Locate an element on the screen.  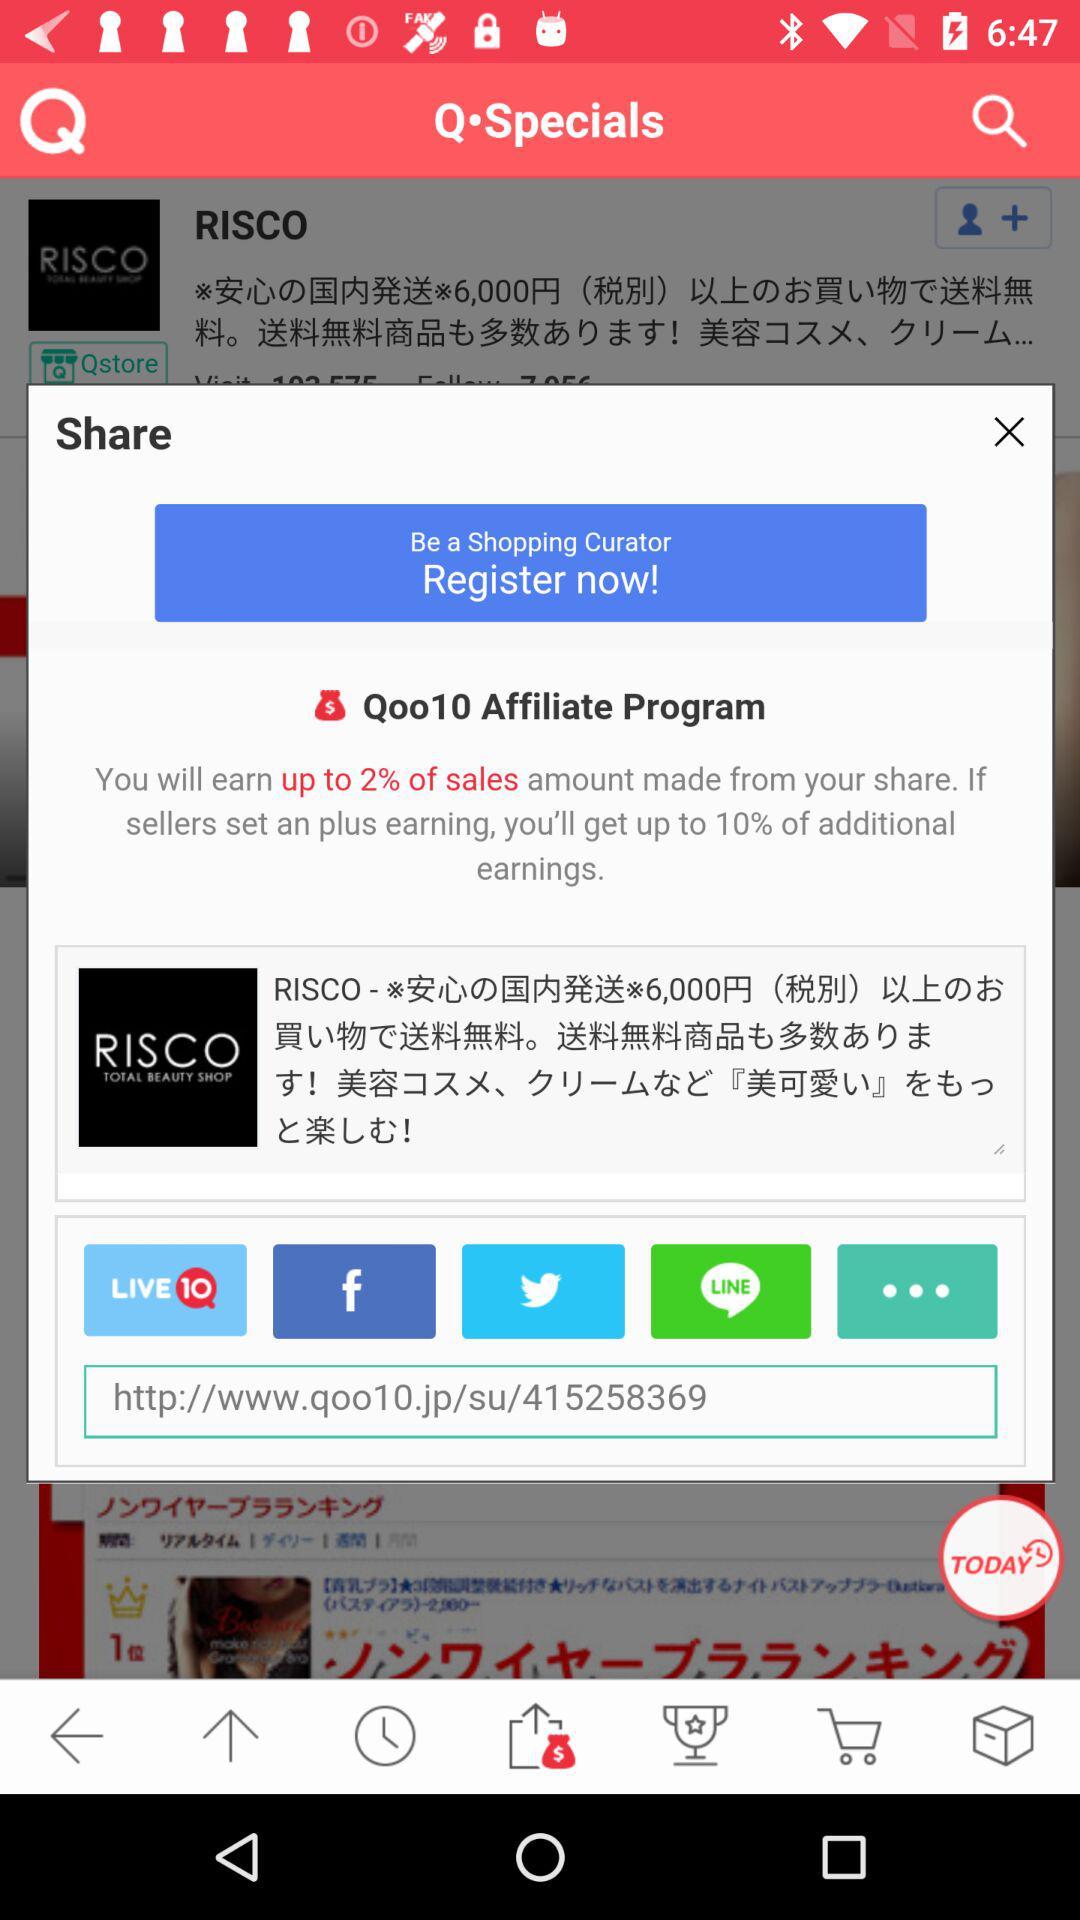
the arrow_backward icon is located at coordinates (75, 1734).